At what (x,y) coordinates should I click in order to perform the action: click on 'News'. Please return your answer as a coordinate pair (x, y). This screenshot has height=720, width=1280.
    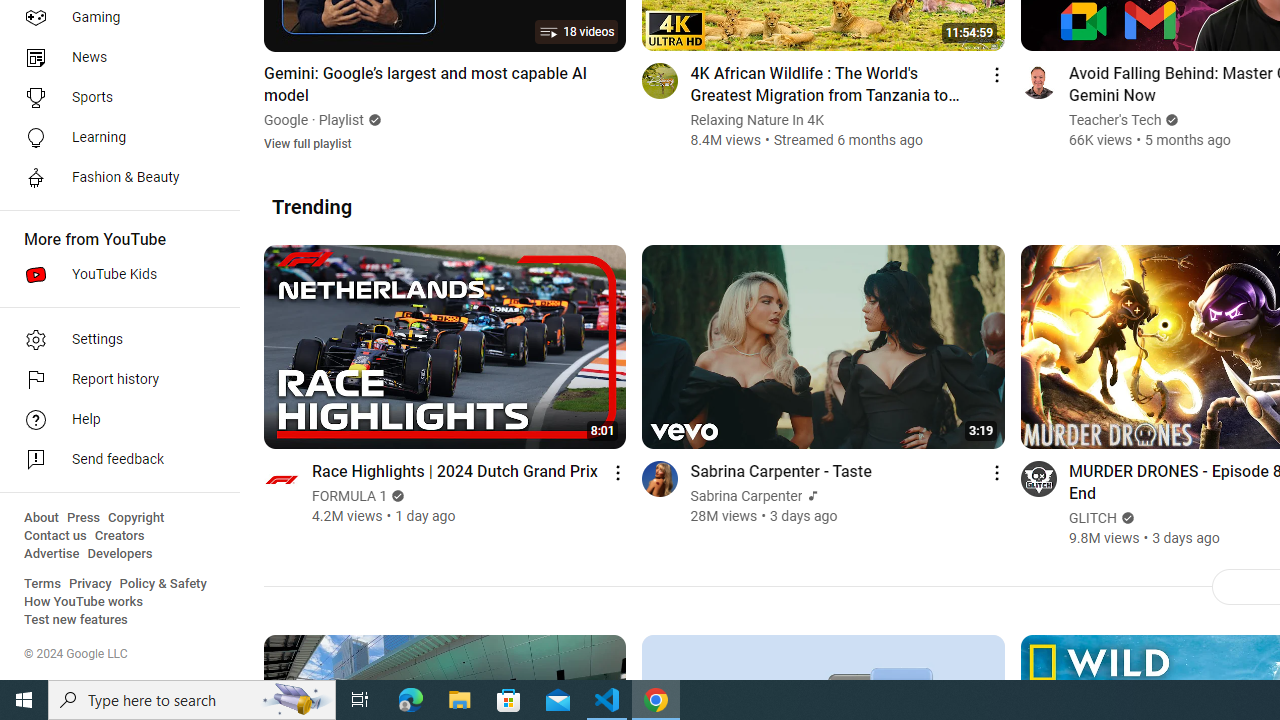
    Looking at the image, I should click on (112, 56).